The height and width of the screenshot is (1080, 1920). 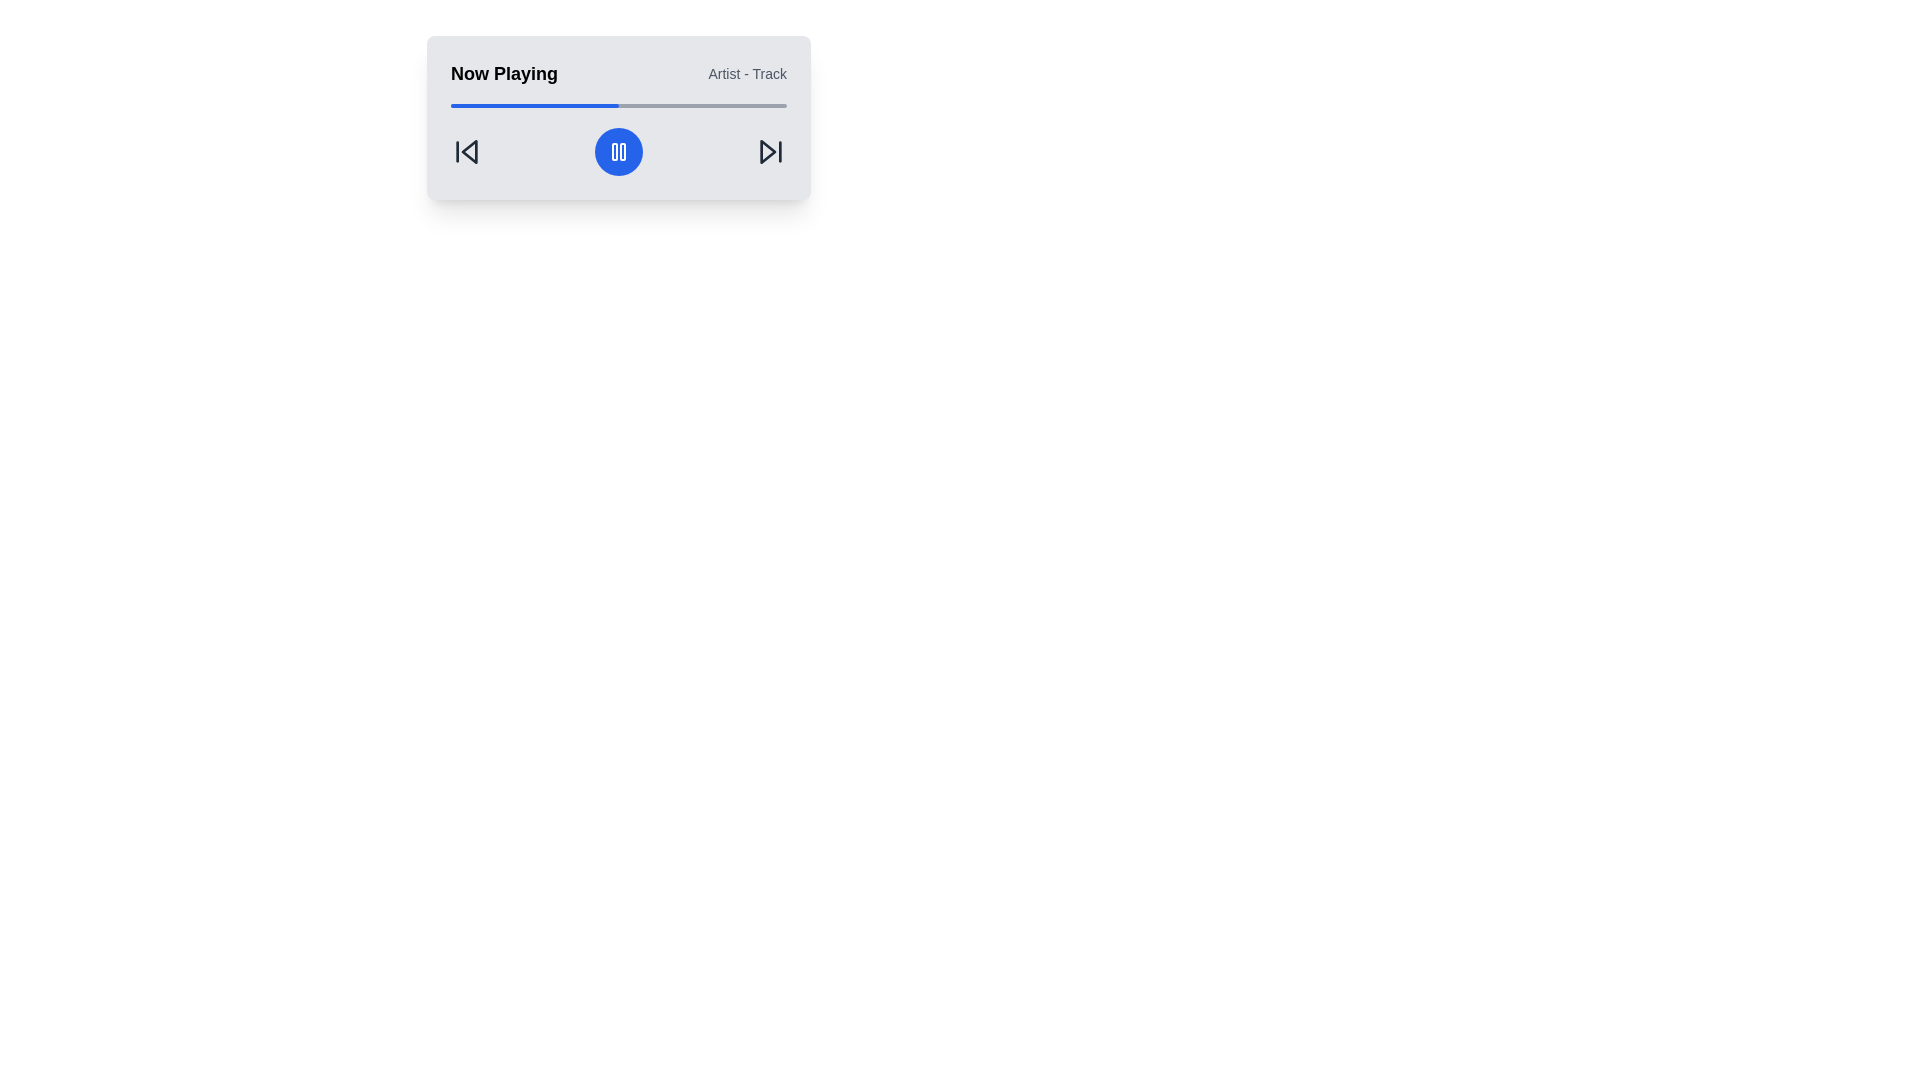 I want to click on the progress of the bar, so click(x=642, y=105).